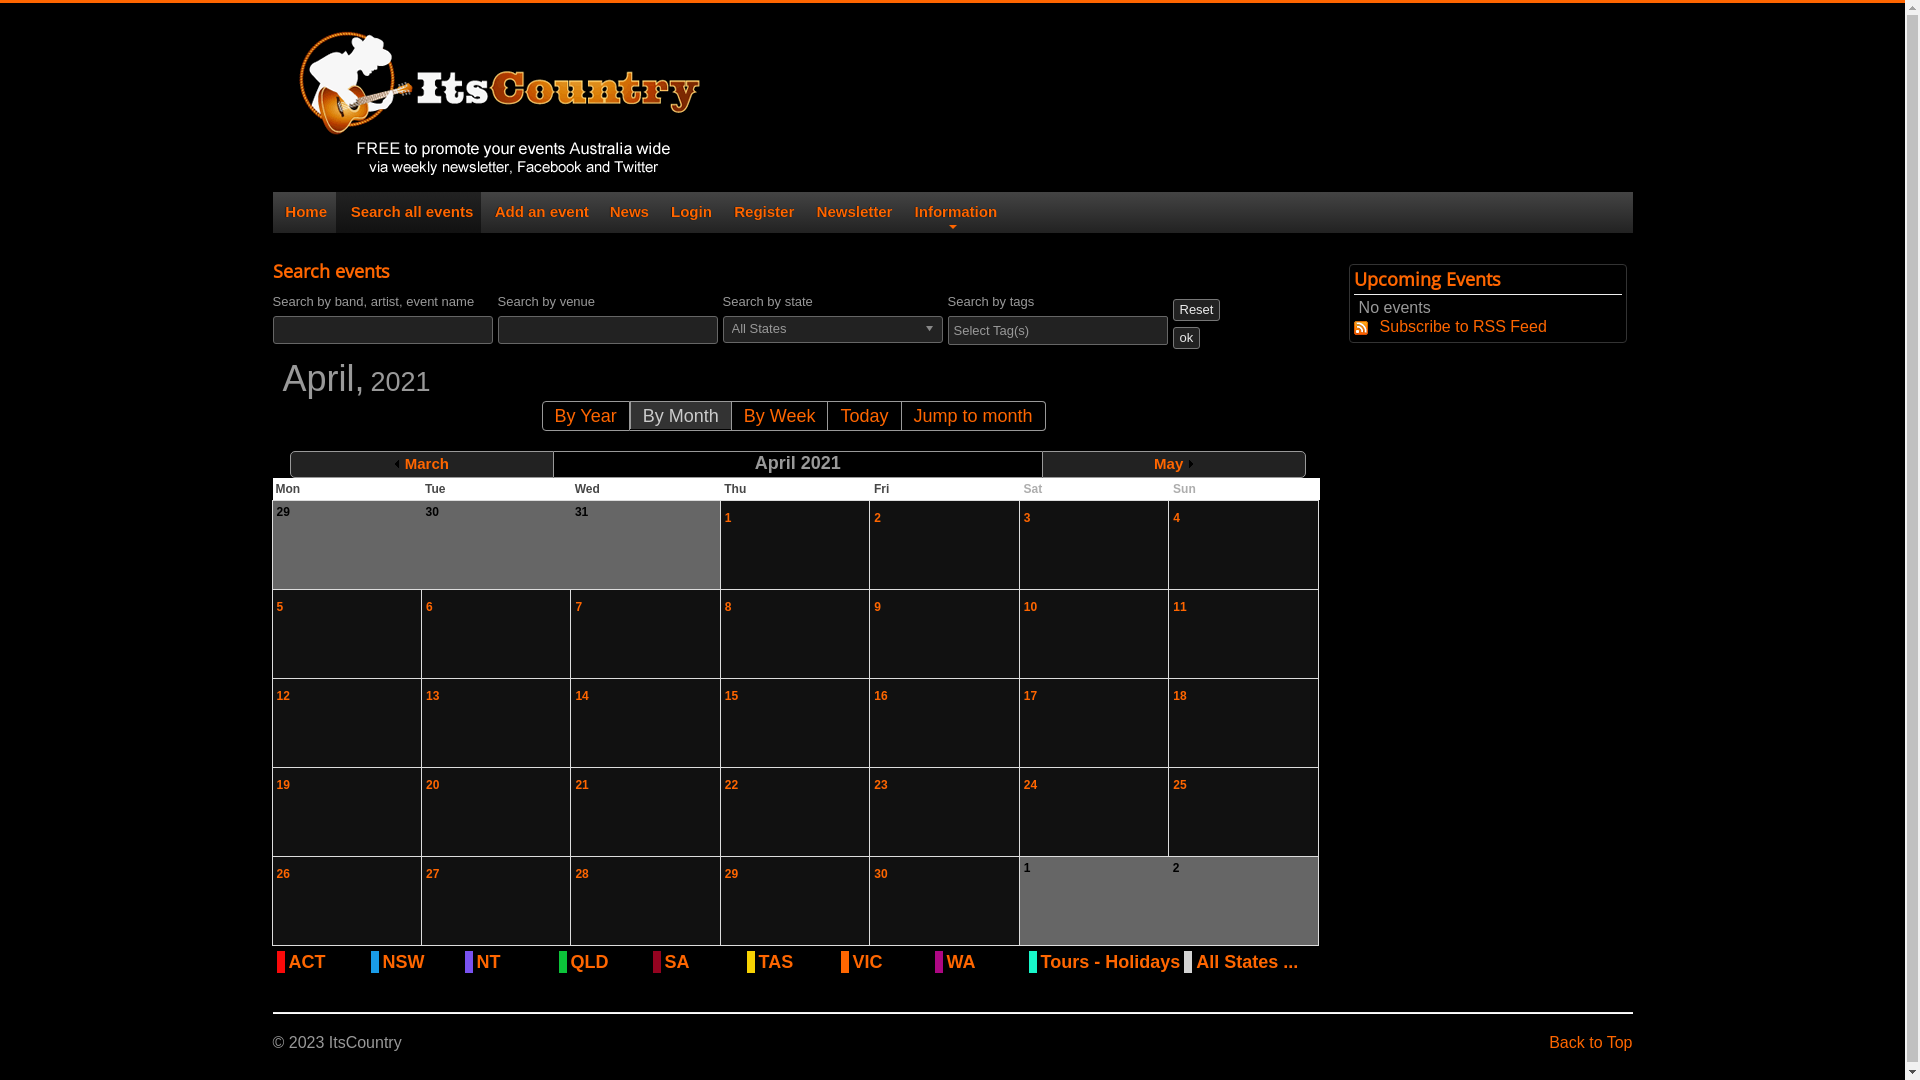 This screenshot has width=1920, height=1080. Describe the element at coordinates (1023, 605) in the screenshot. I see `'10'` at that location.